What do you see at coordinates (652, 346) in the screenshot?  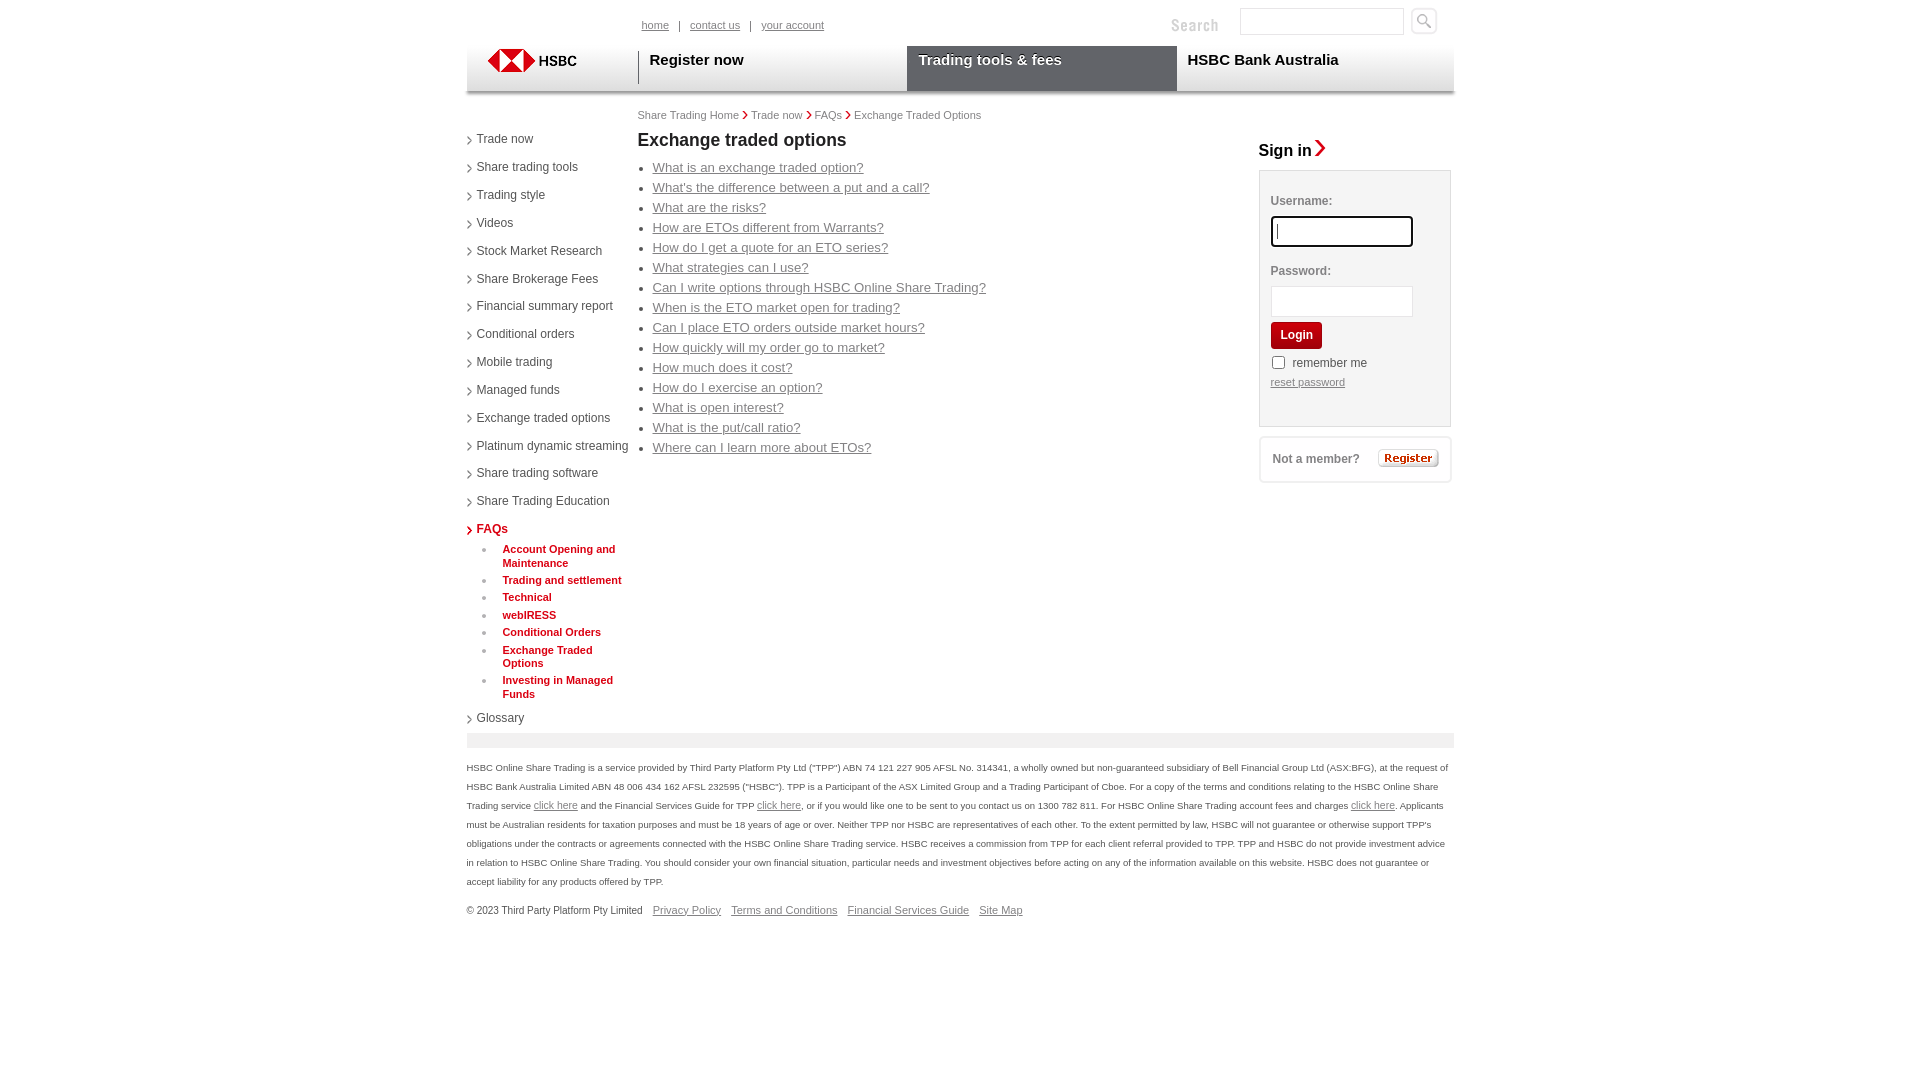 I see `'How quickly will my order go to market?'` at bounding box center [652, 346].